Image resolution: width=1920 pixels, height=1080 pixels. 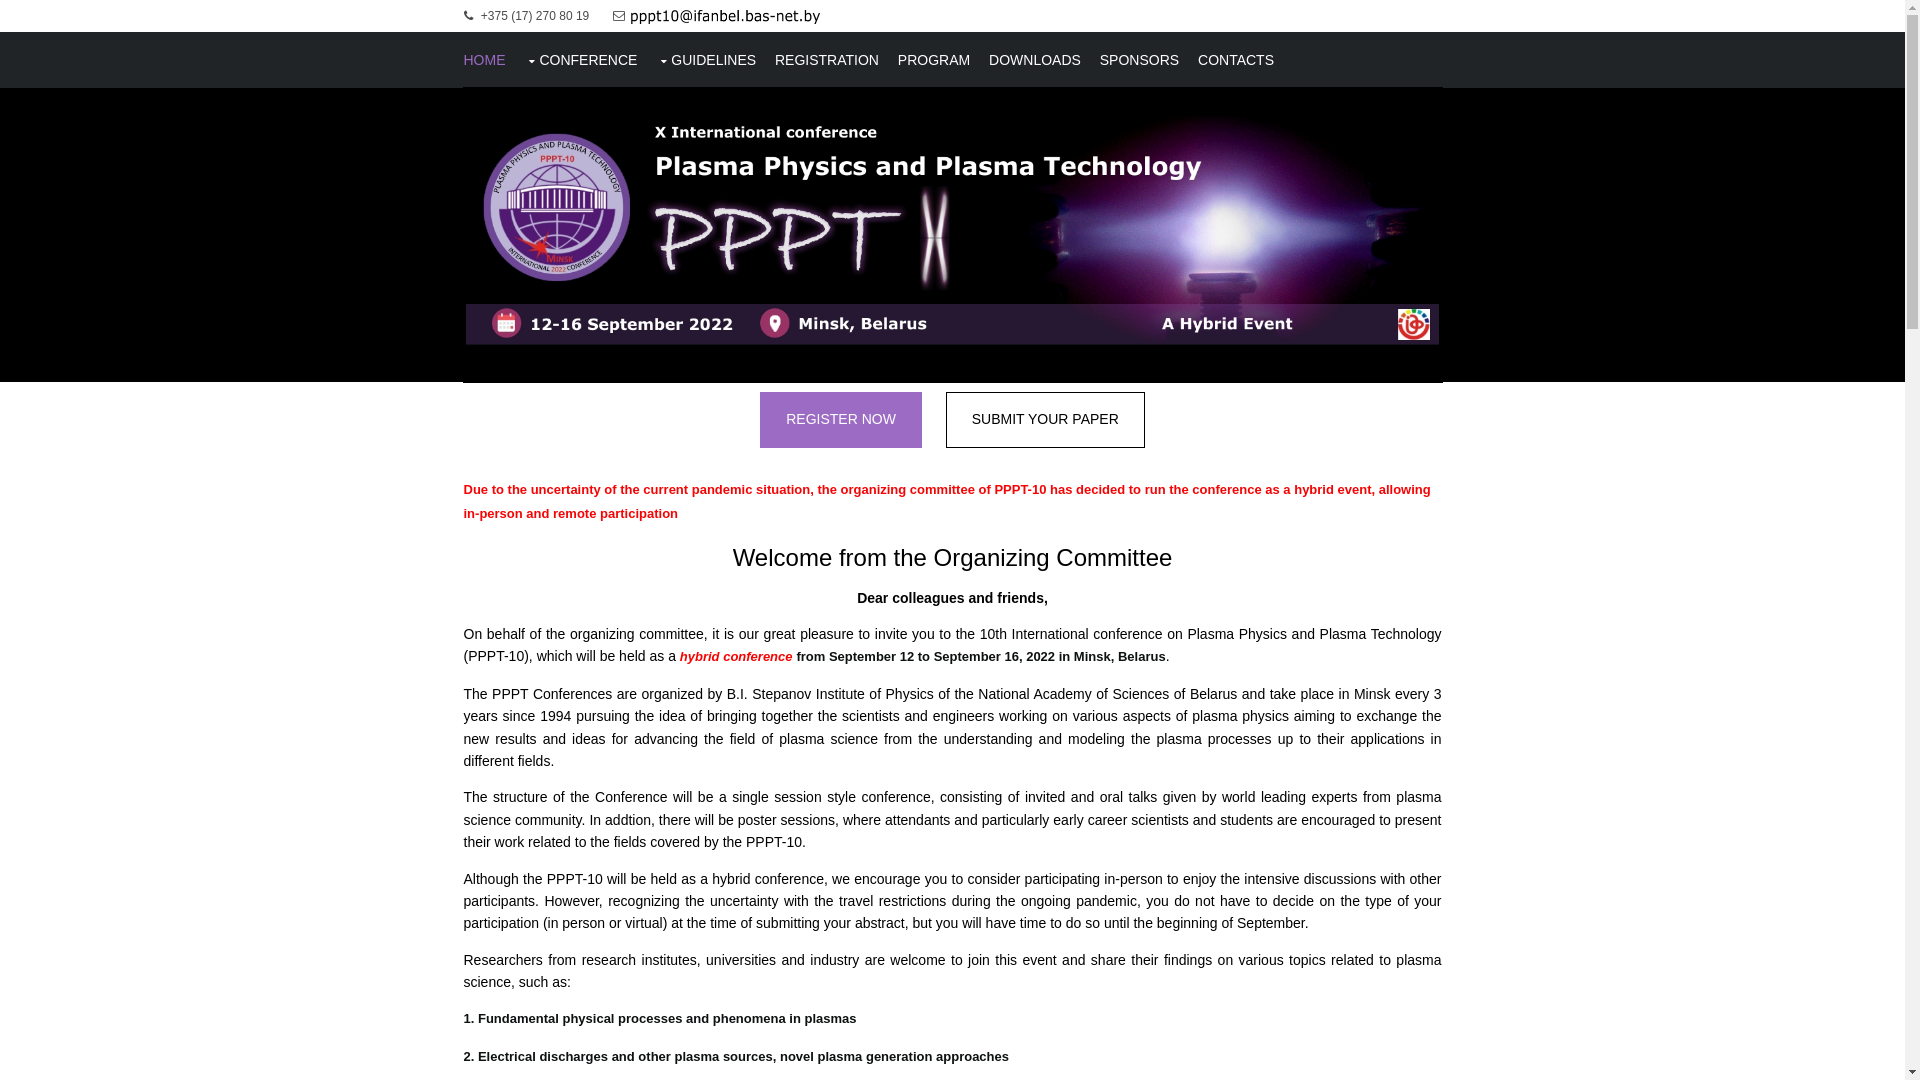 What do you see at coordinates (758, 419) in the screenshot?
I see `'REGISTER NOW'` at bounding box center [758, 419].